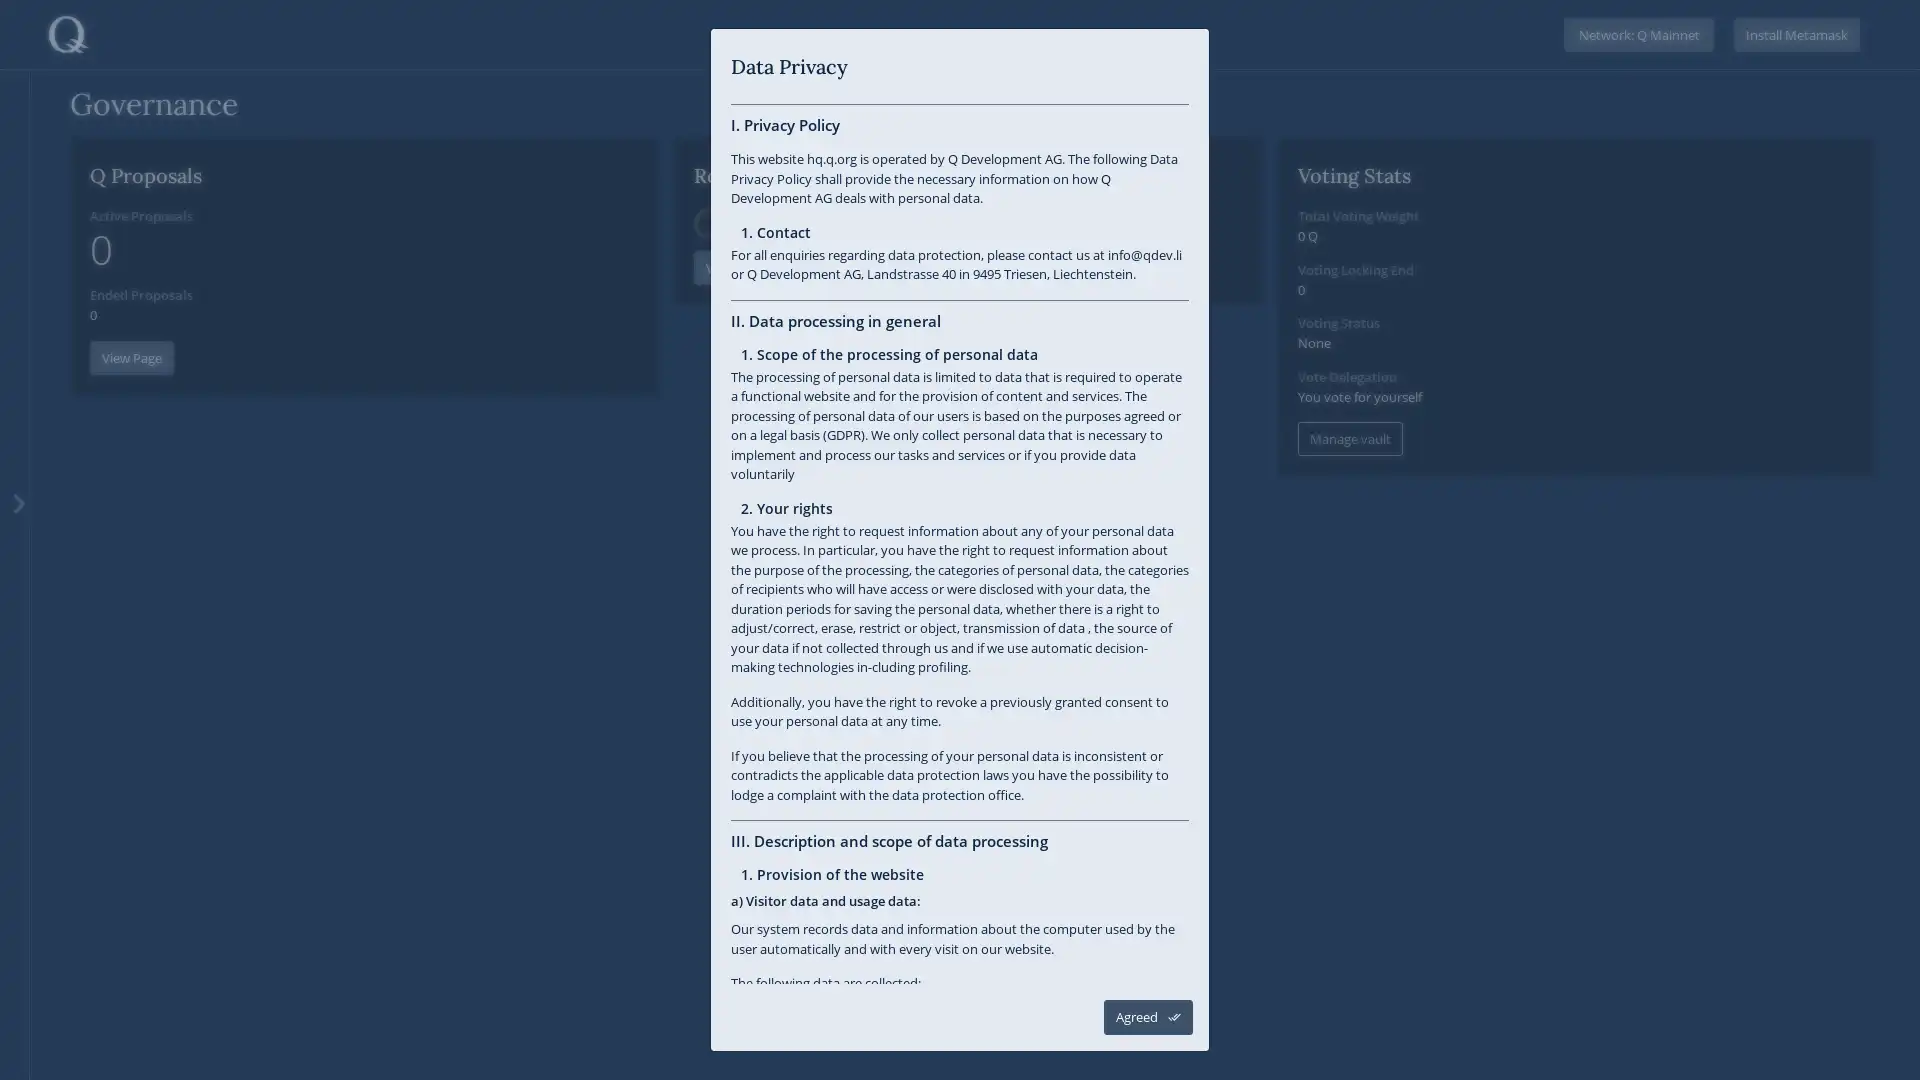 The height and width of the screenshot is (1080, 1920). Describe the element at coordinates (1148, 1017) in the screenshot. I see `Agreed` at that location.